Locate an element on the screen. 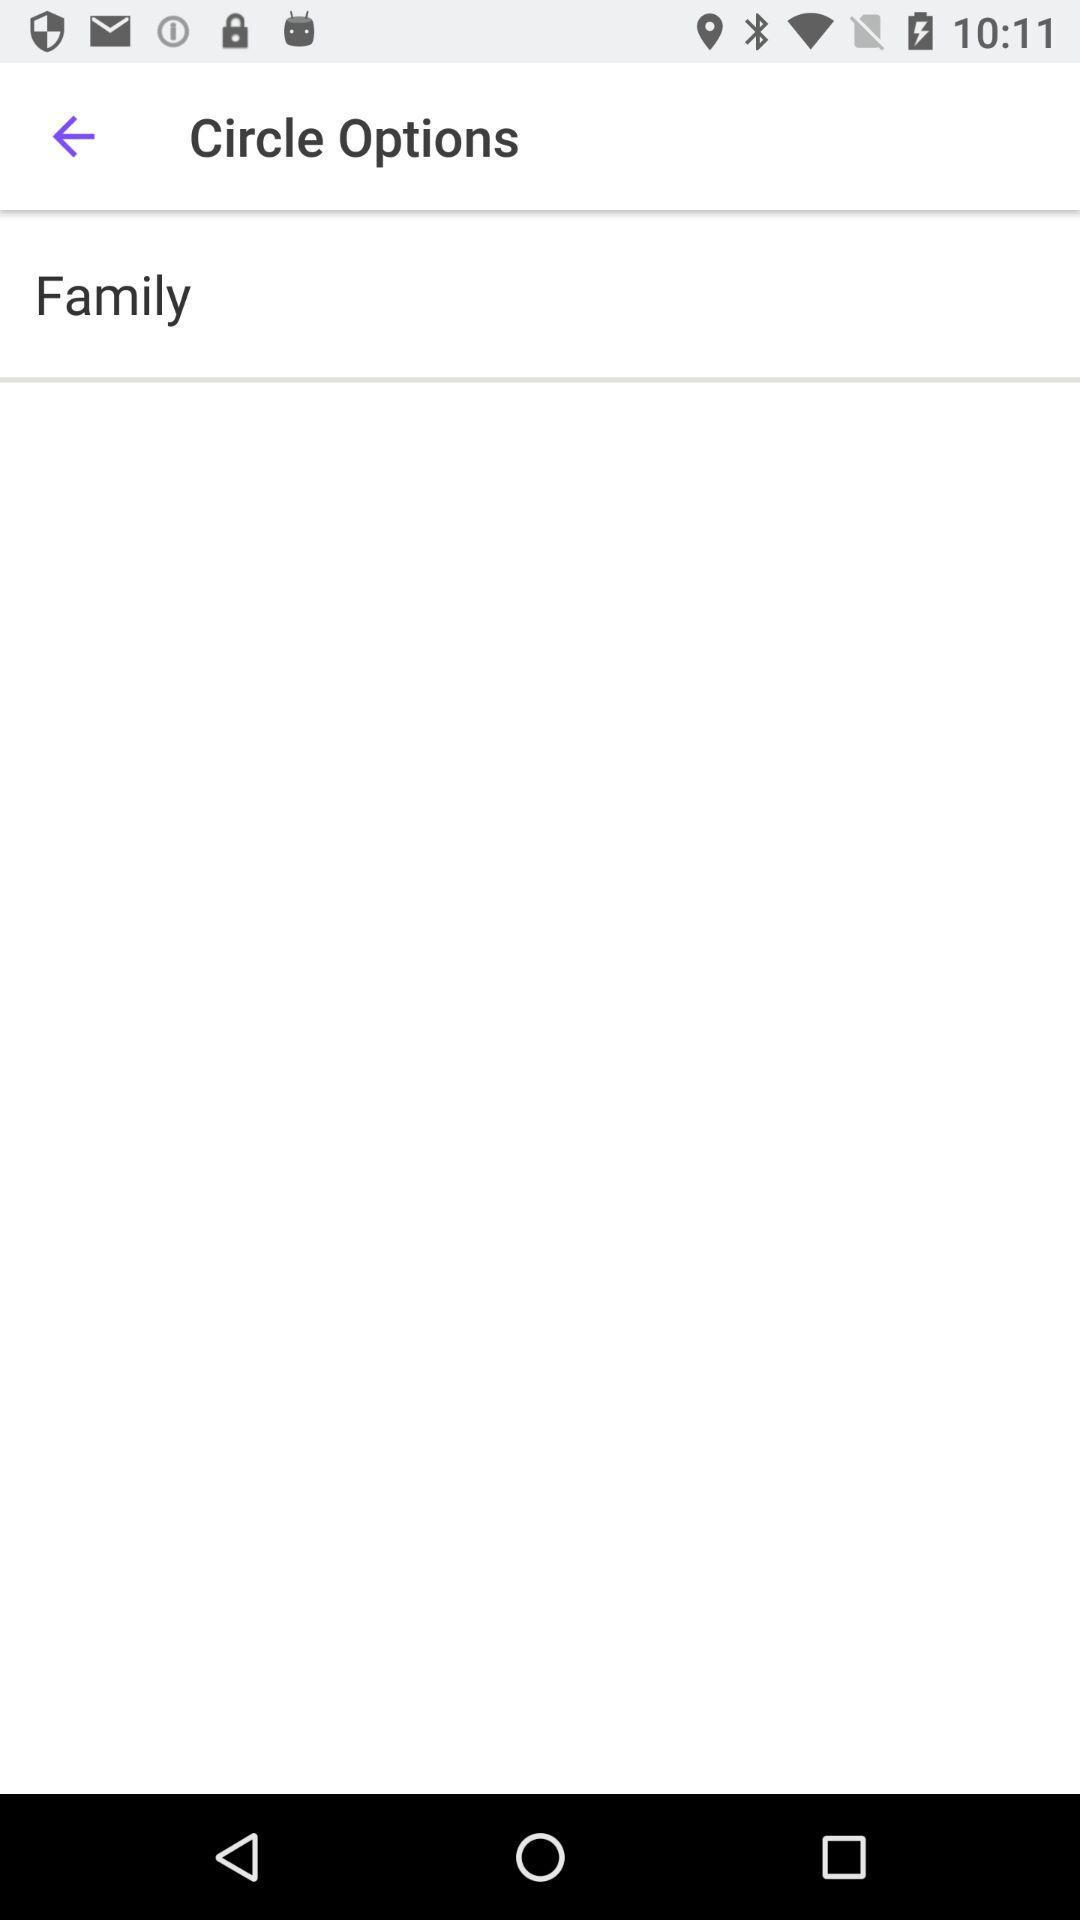  icon above family icon is located at coordinates (72, 135).